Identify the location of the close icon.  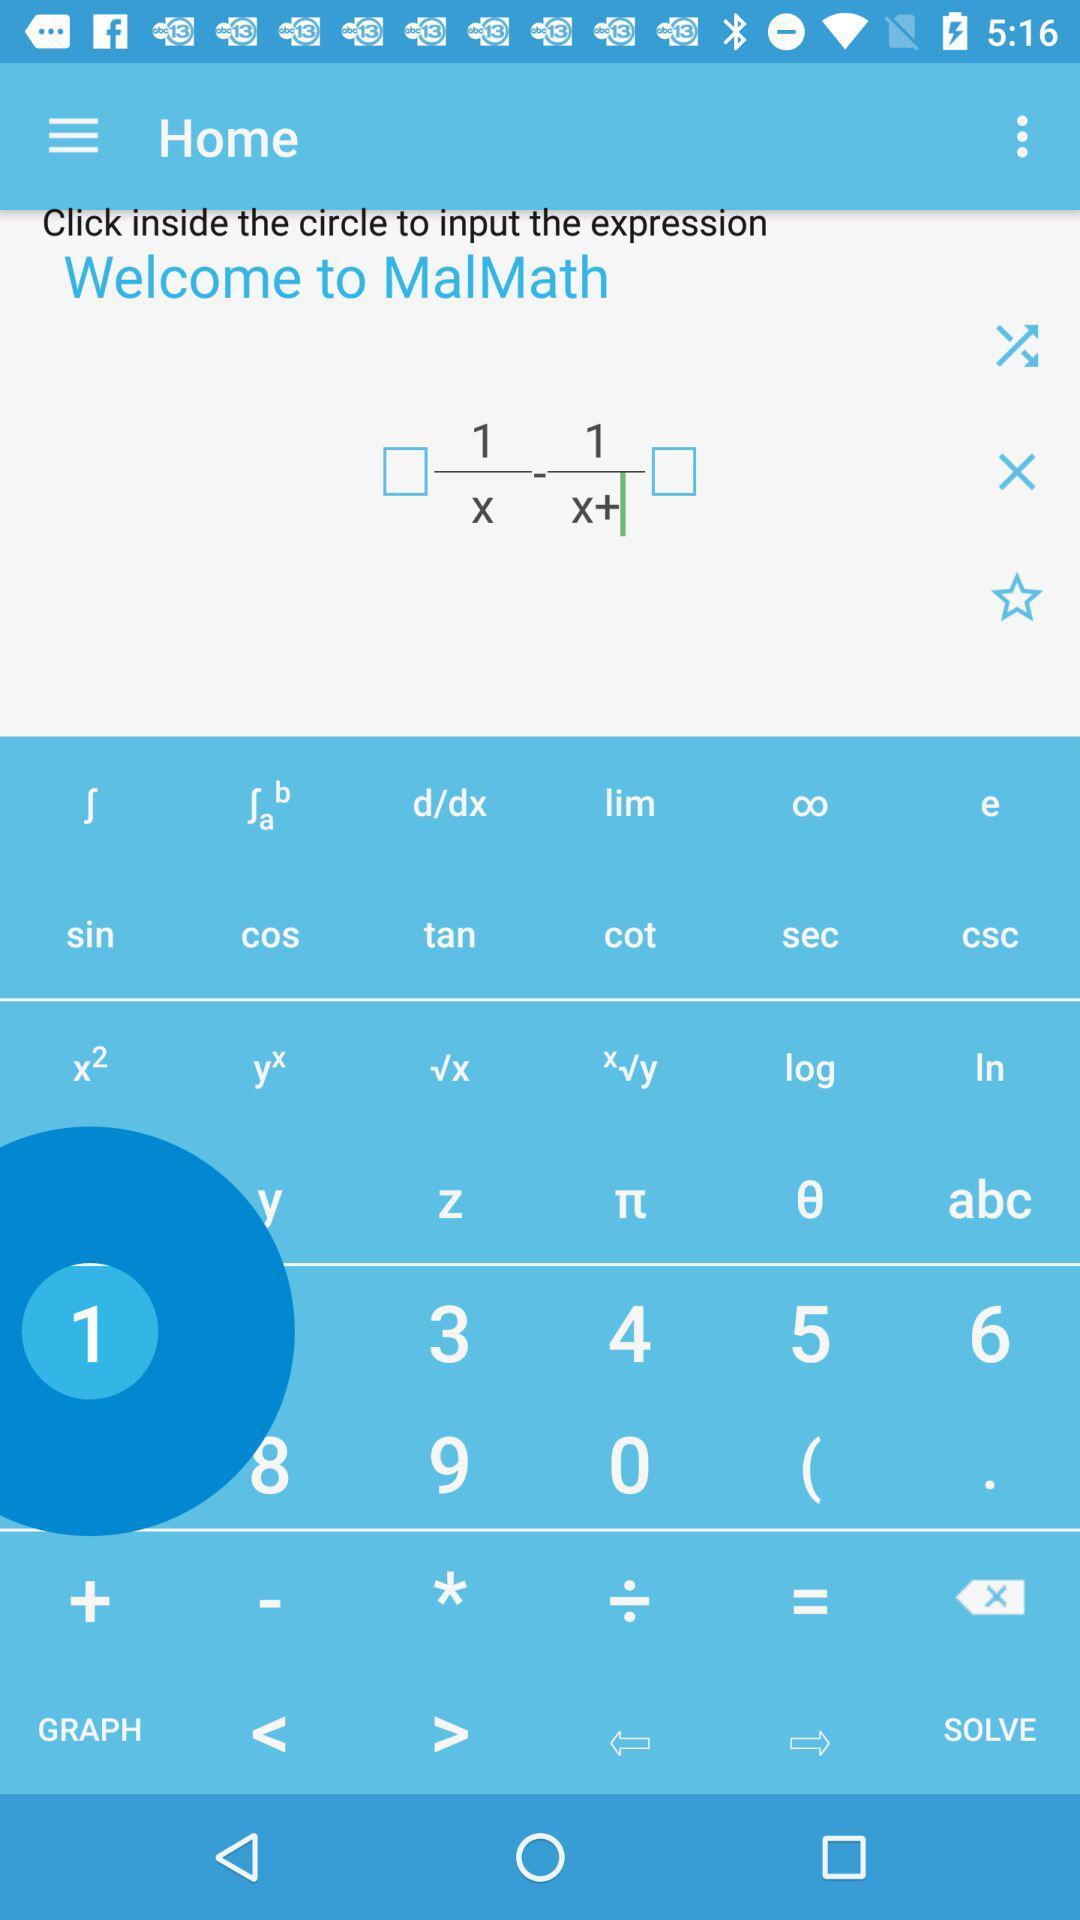
(1017, 470).